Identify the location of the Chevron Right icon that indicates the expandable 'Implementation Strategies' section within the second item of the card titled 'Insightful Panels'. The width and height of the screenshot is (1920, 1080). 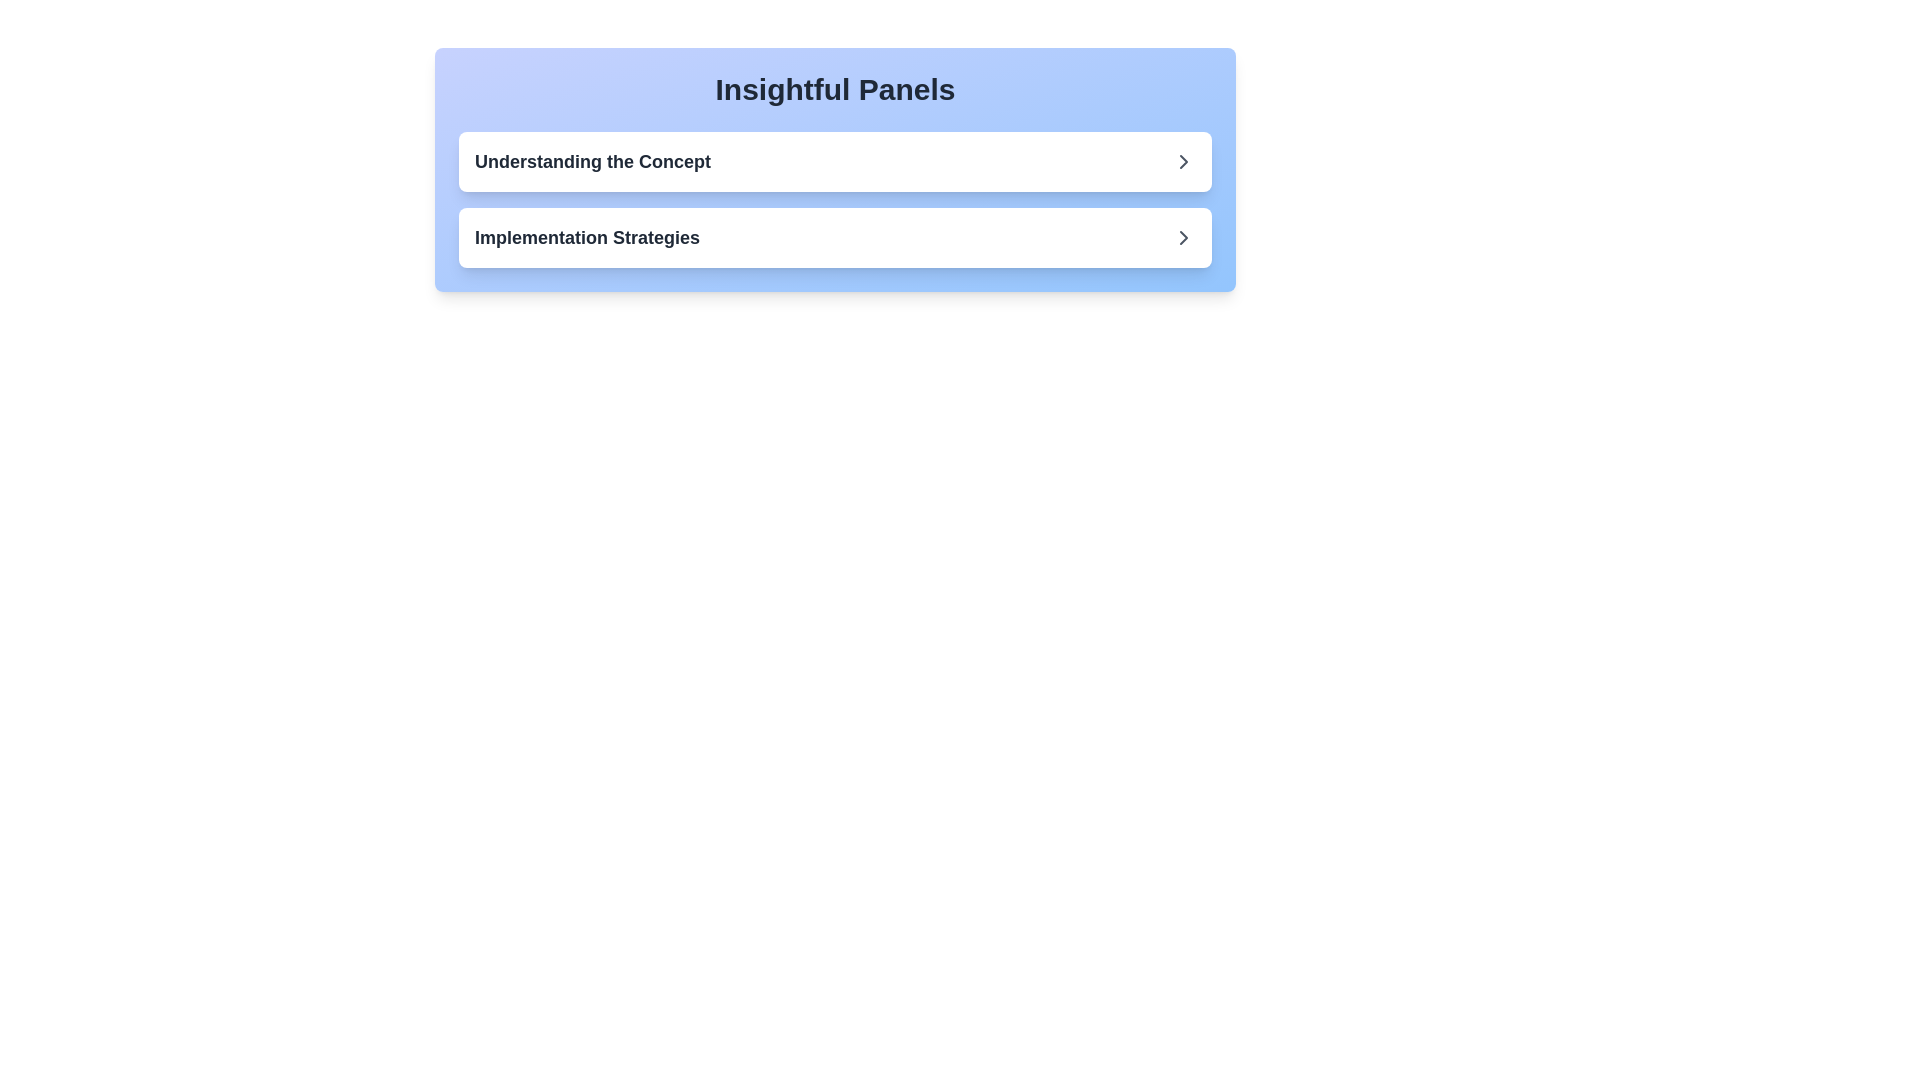
(1184, 237).